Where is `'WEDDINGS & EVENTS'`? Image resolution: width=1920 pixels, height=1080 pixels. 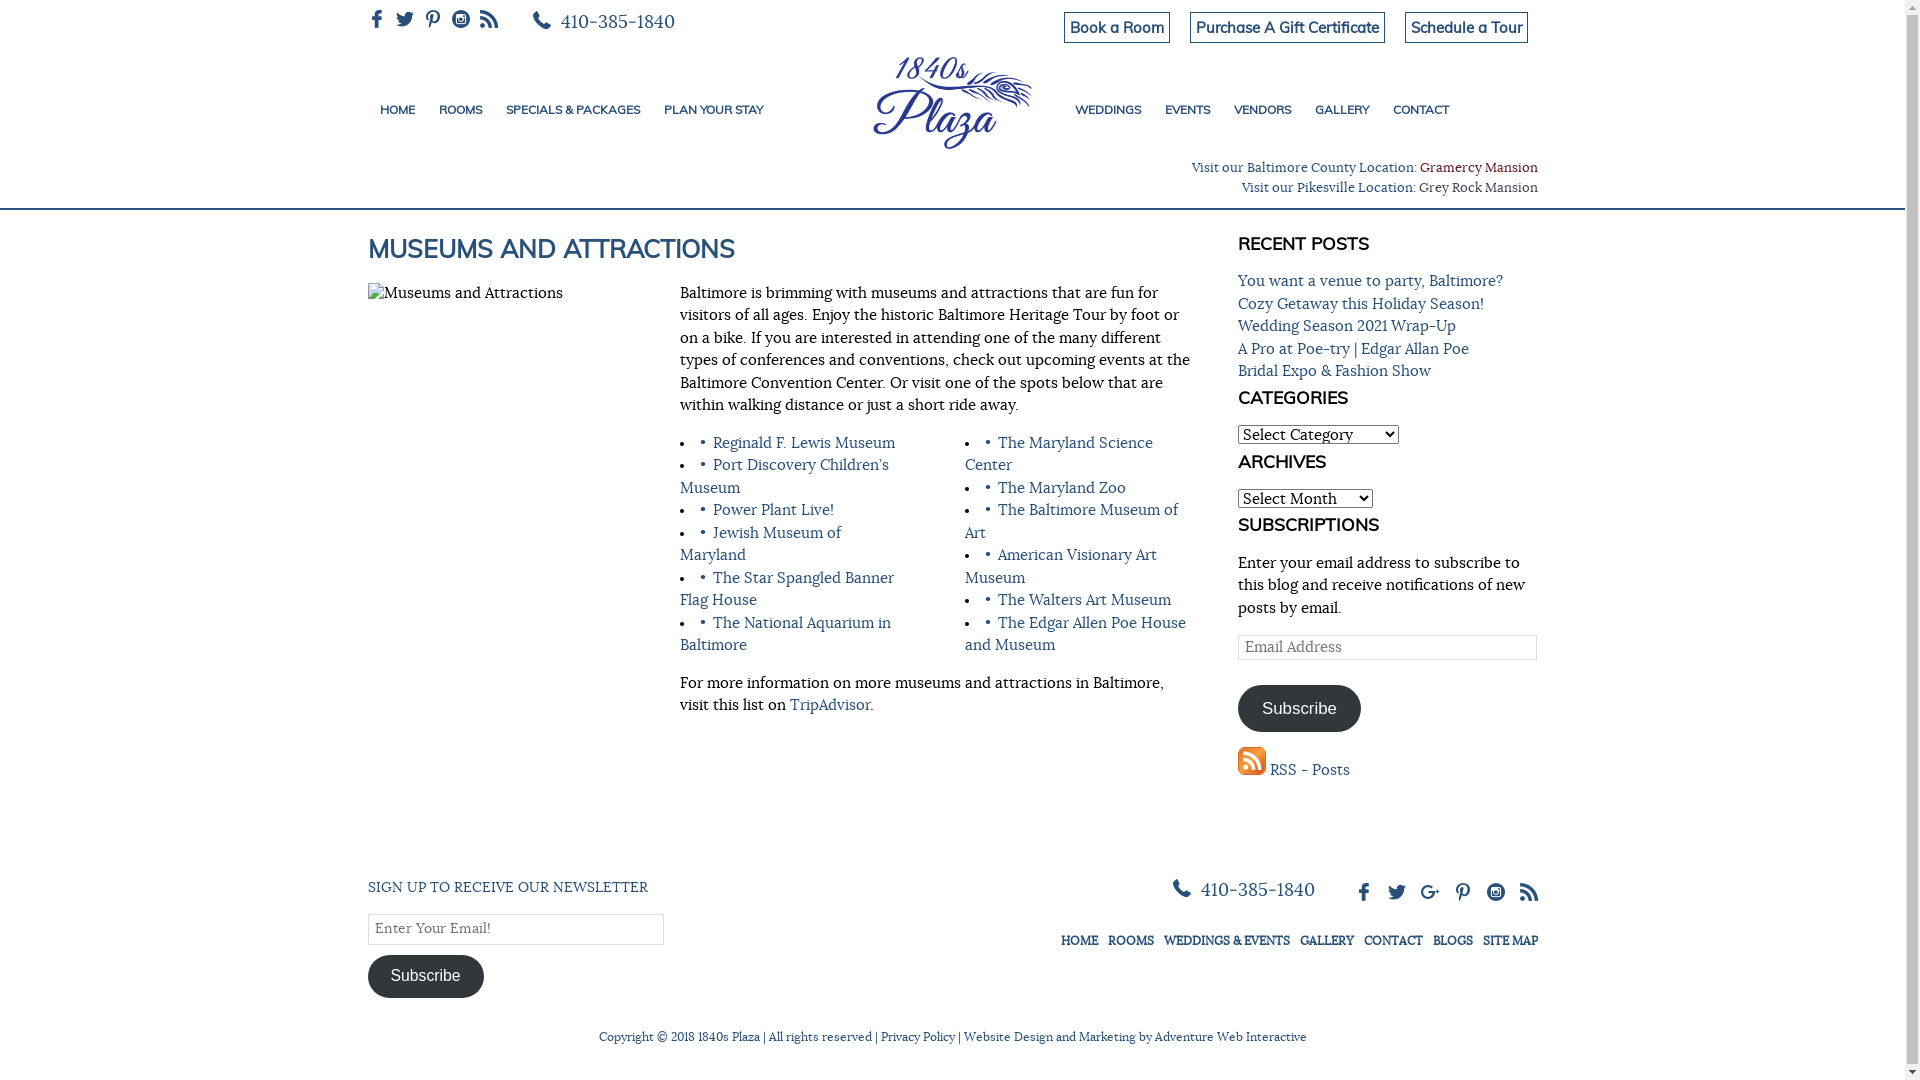
'WEDDINGS & EVENTS' is located at coordinates (1226, 940).